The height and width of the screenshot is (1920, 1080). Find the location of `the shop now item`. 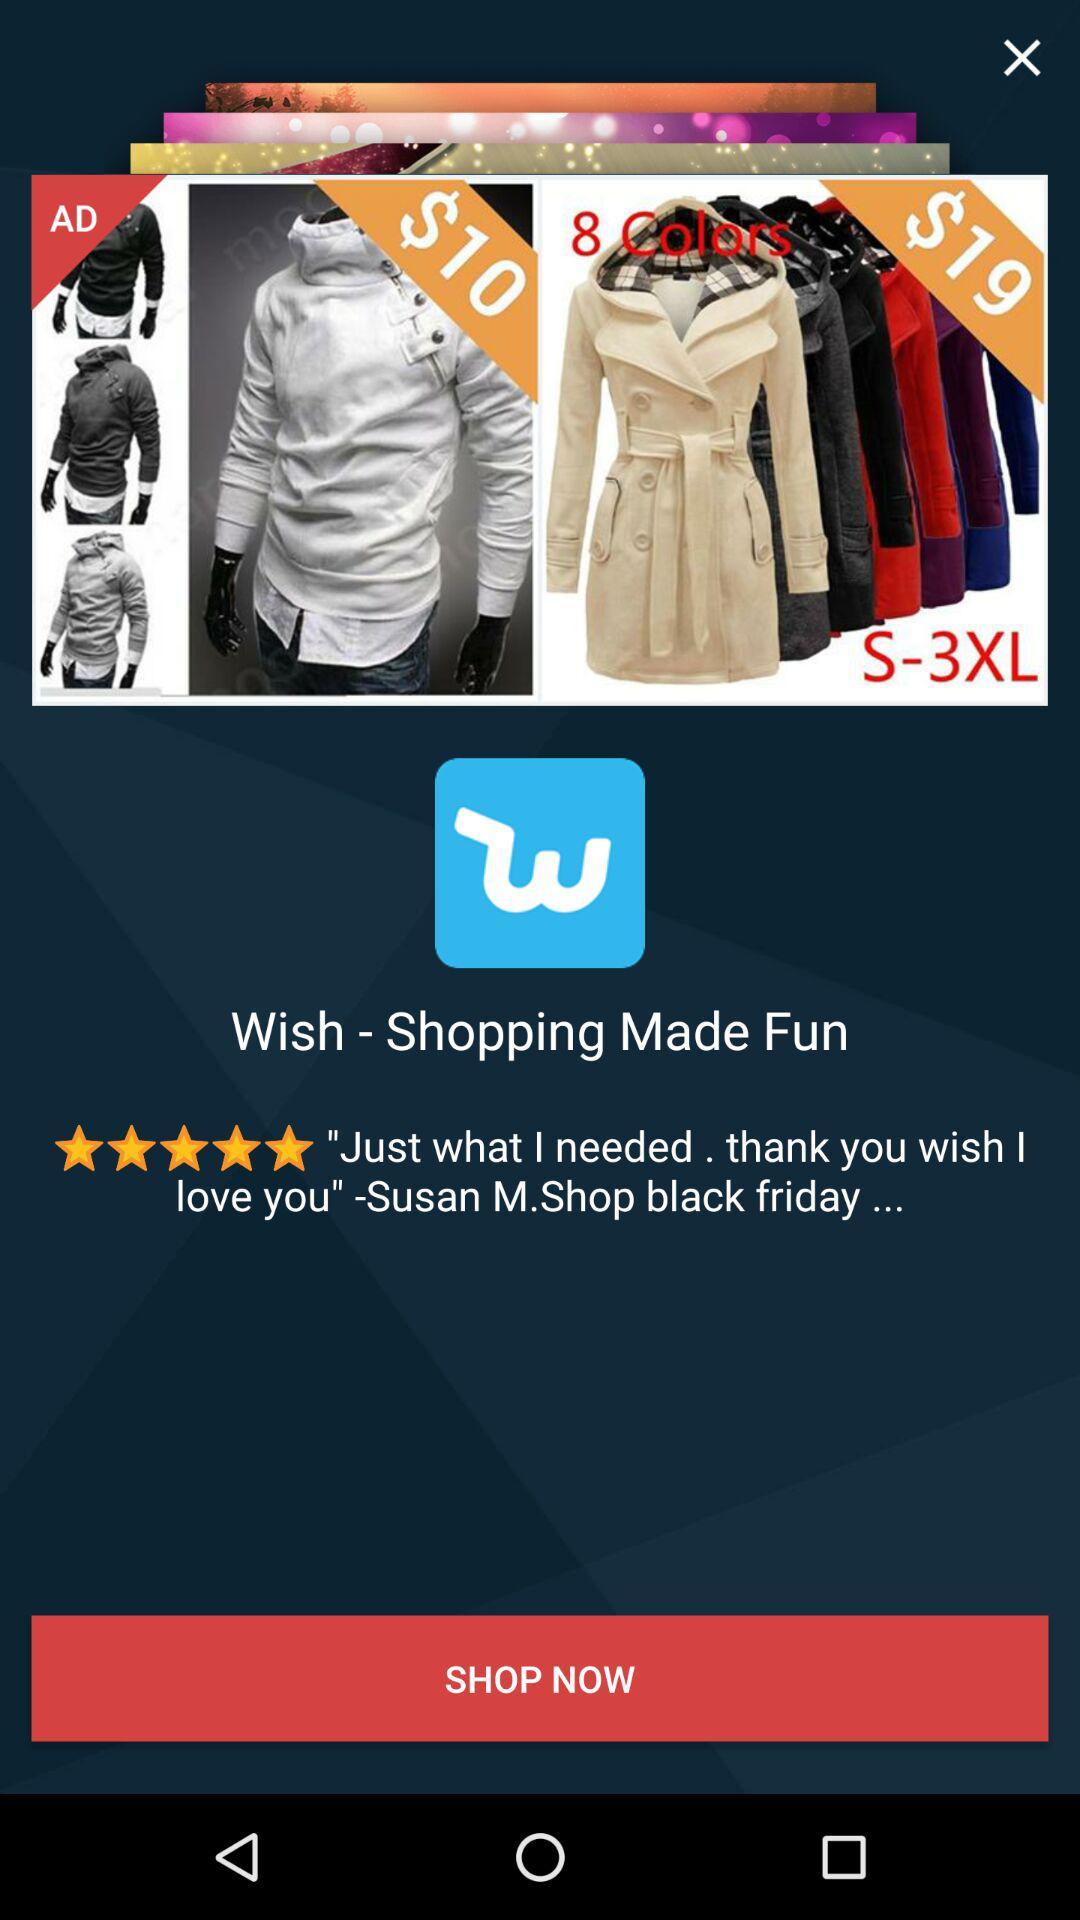

the shop now item is located at coordinates (540, 1678).